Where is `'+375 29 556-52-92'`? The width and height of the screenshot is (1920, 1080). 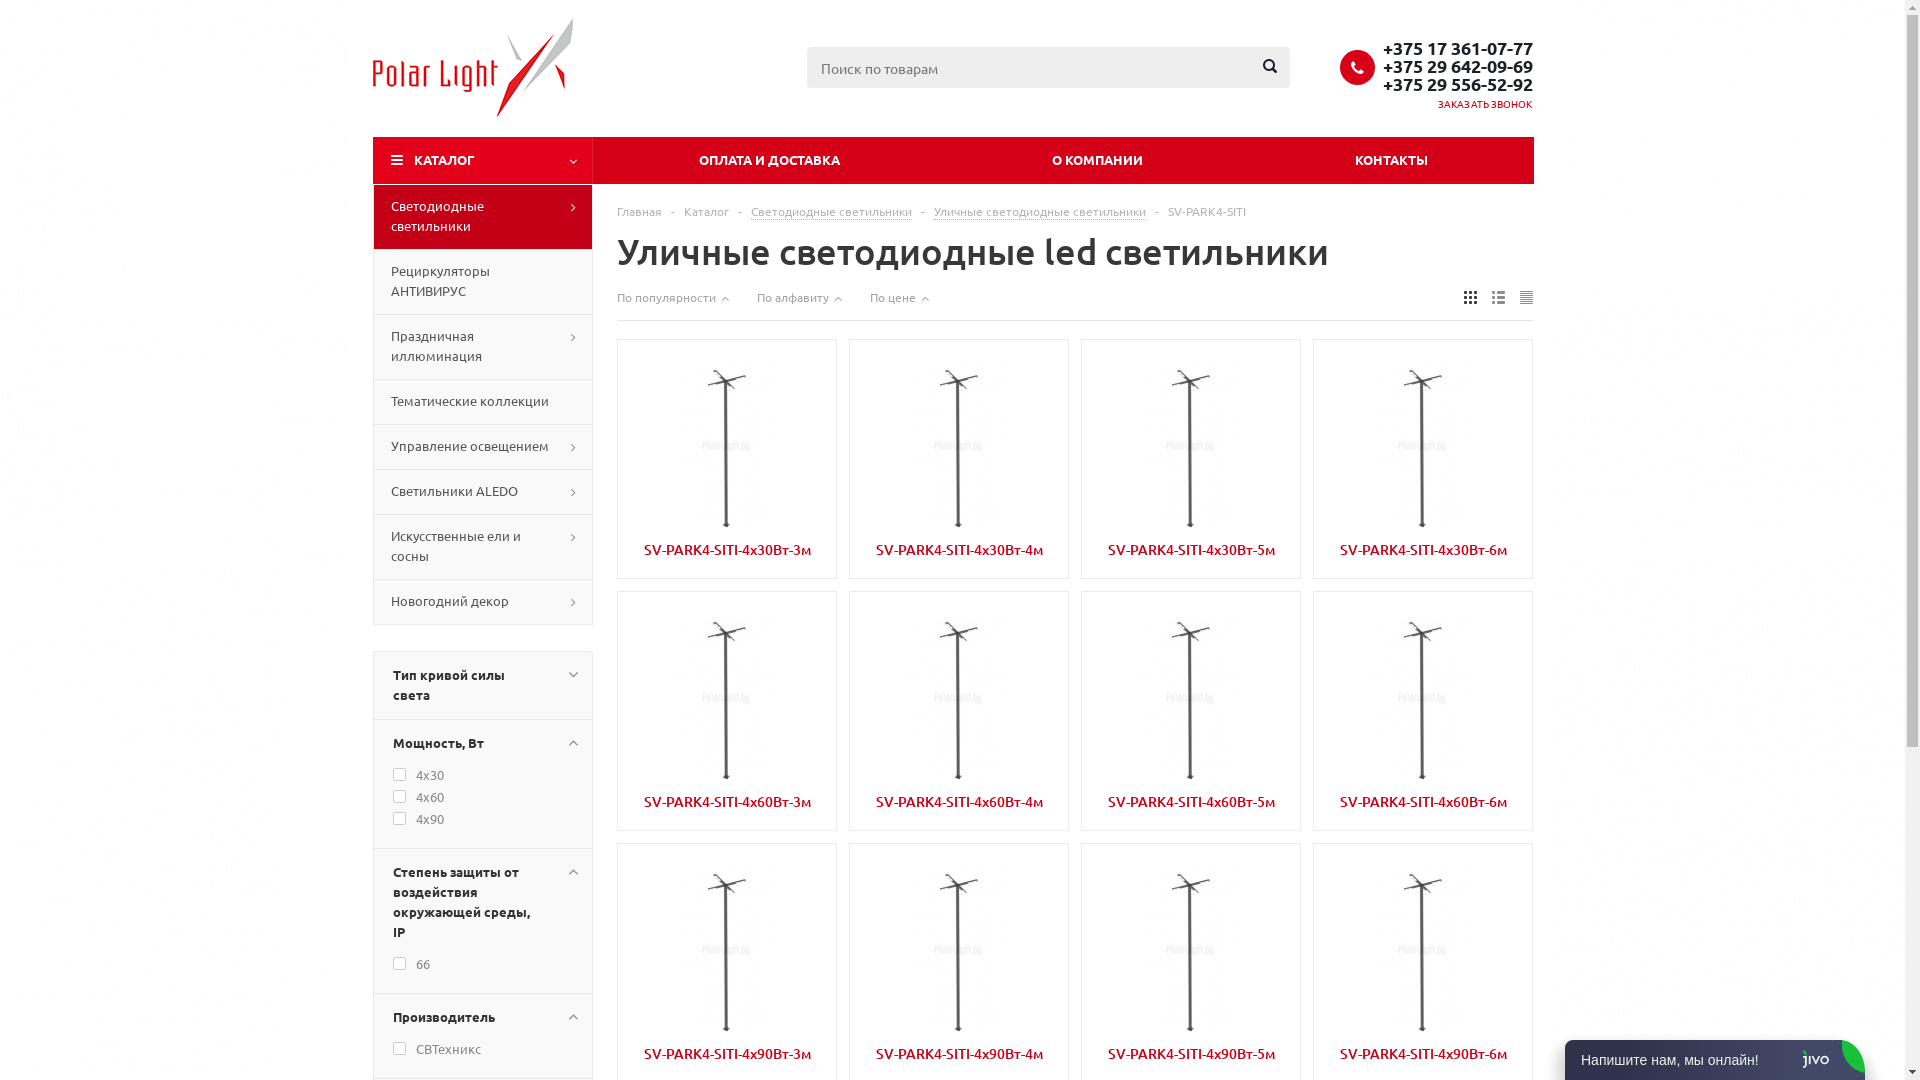 '+375 29 556-52-92' is located at coordinates (1457, 82).